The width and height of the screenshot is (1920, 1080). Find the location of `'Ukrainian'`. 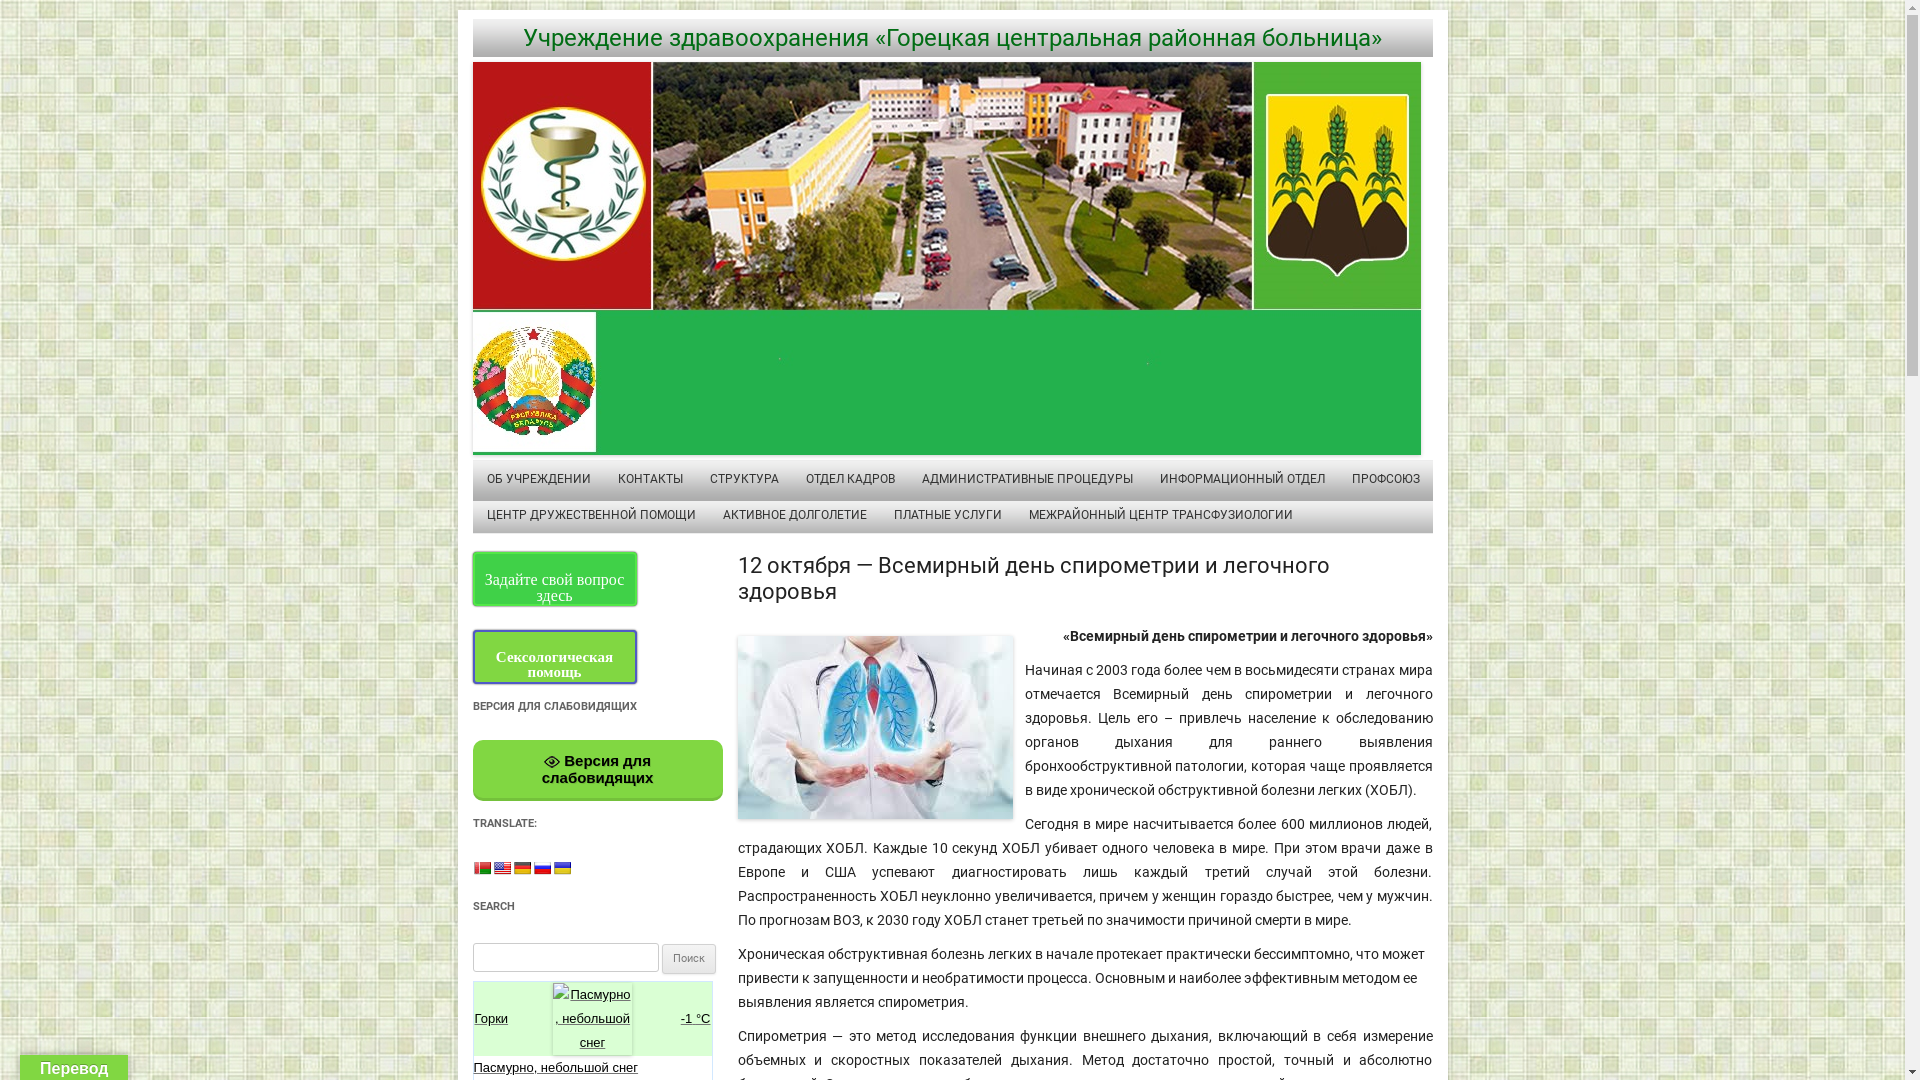

'Ukrainian' is located at coordinates (560, 866).